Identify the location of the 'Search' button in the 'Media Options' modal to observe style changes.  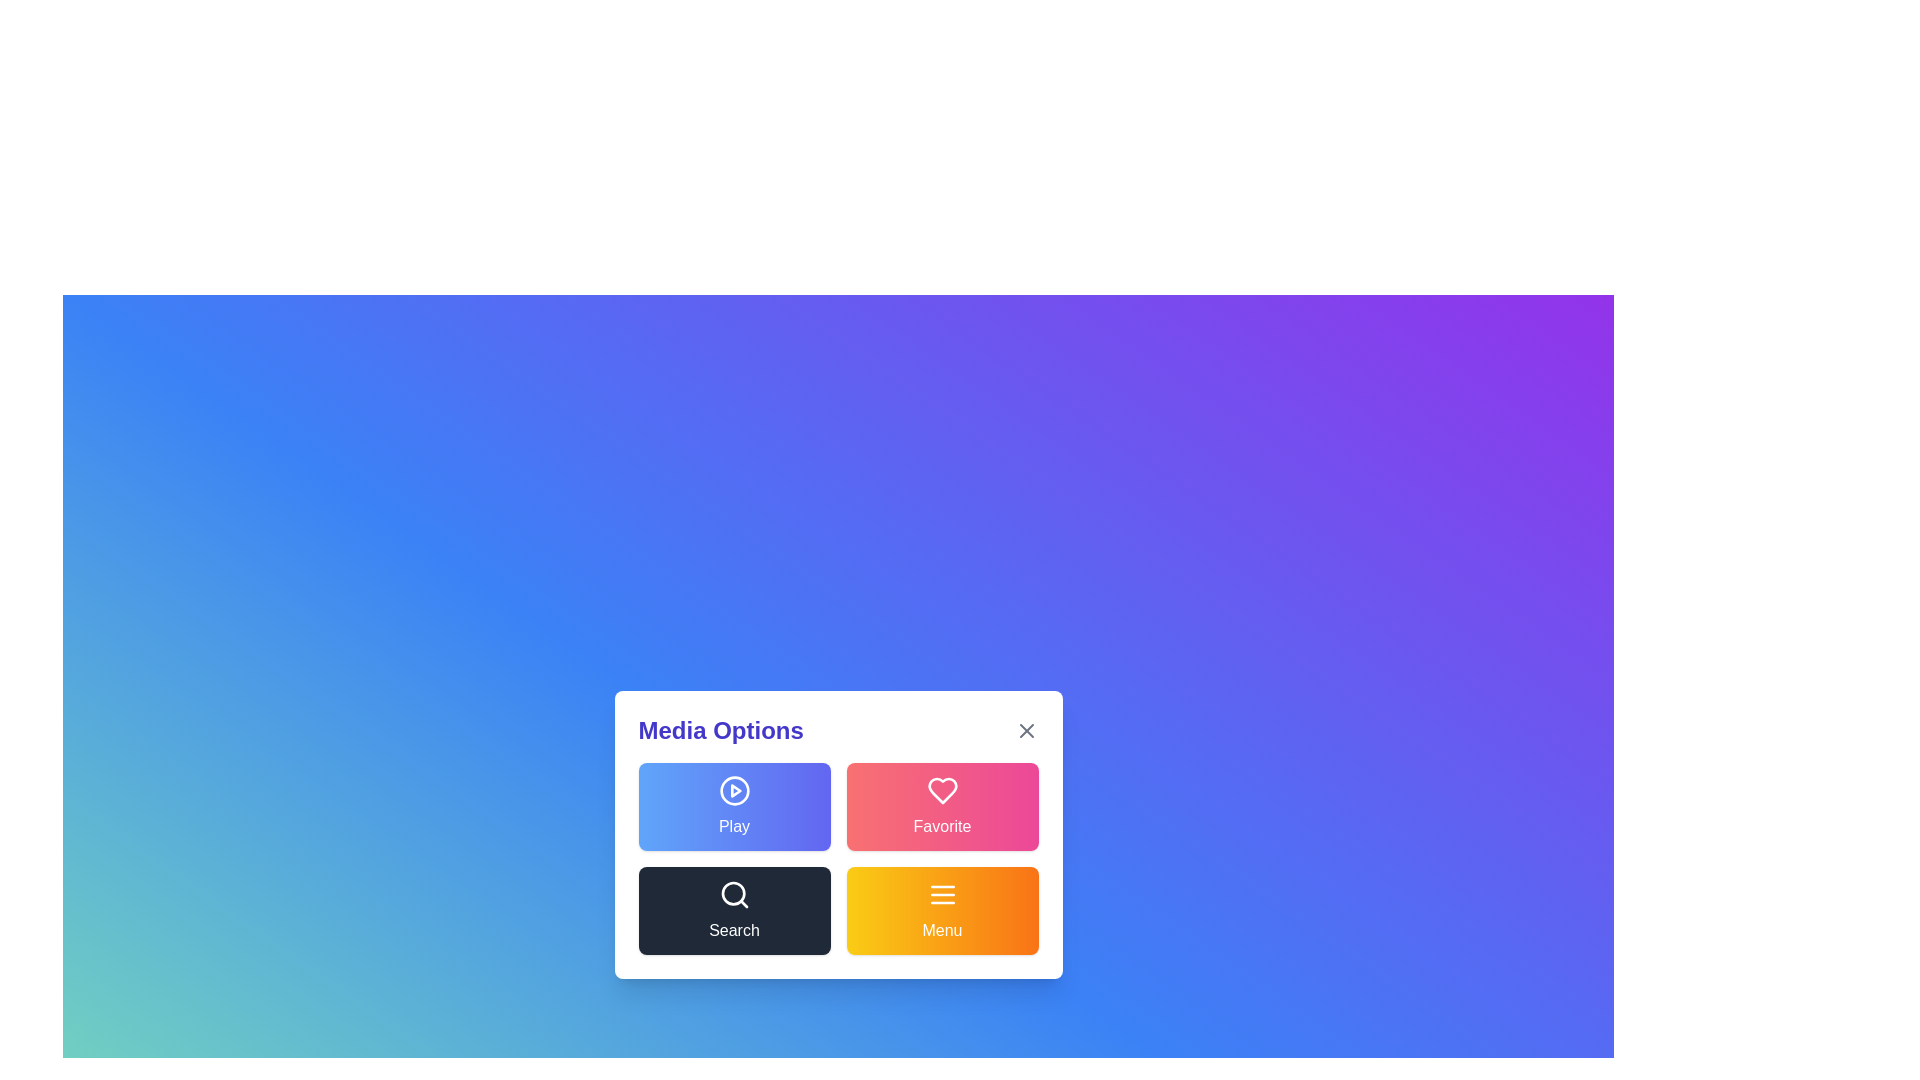
(733, 910).